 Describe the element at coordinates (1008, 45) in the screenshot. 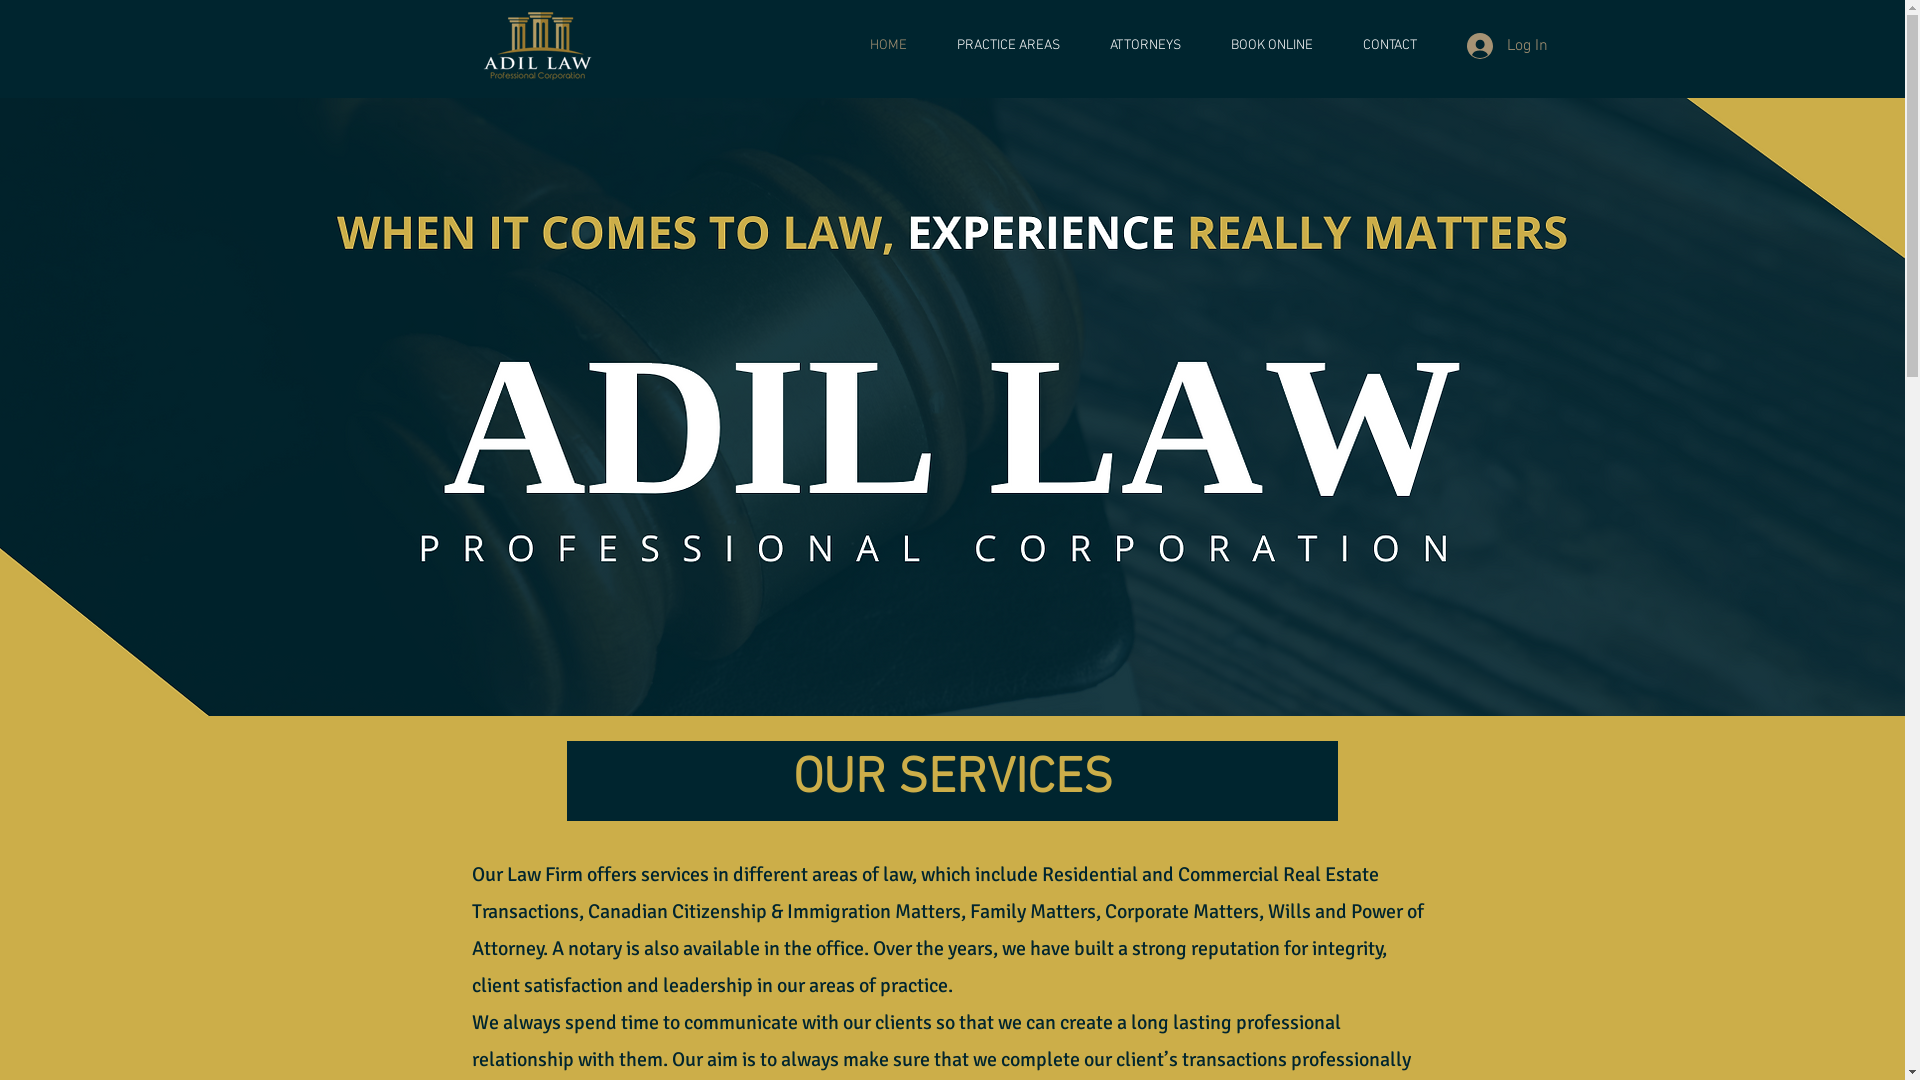

I see `'PRACTICE AREAS'` at that location.